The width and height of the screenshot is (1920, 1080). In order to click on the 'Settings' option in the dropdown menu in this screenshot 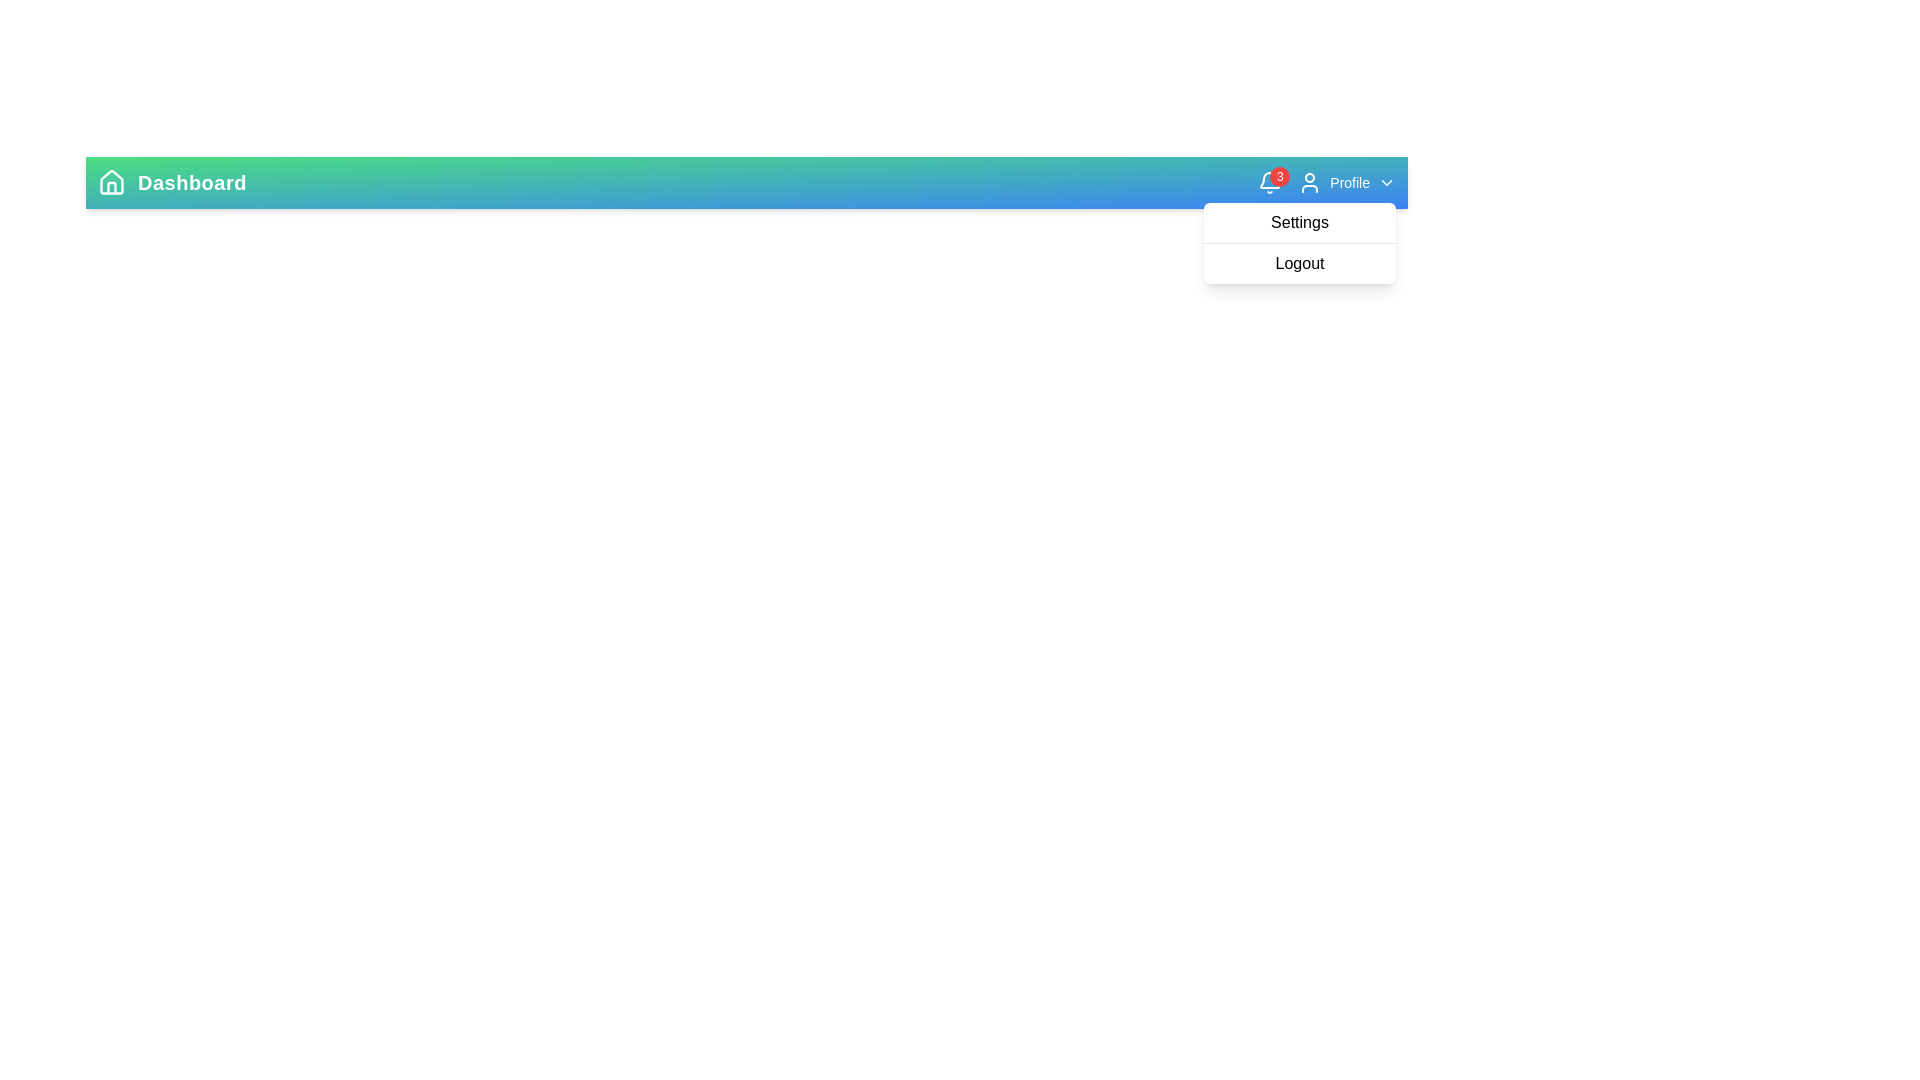, I will do `click(1300, 223)`.